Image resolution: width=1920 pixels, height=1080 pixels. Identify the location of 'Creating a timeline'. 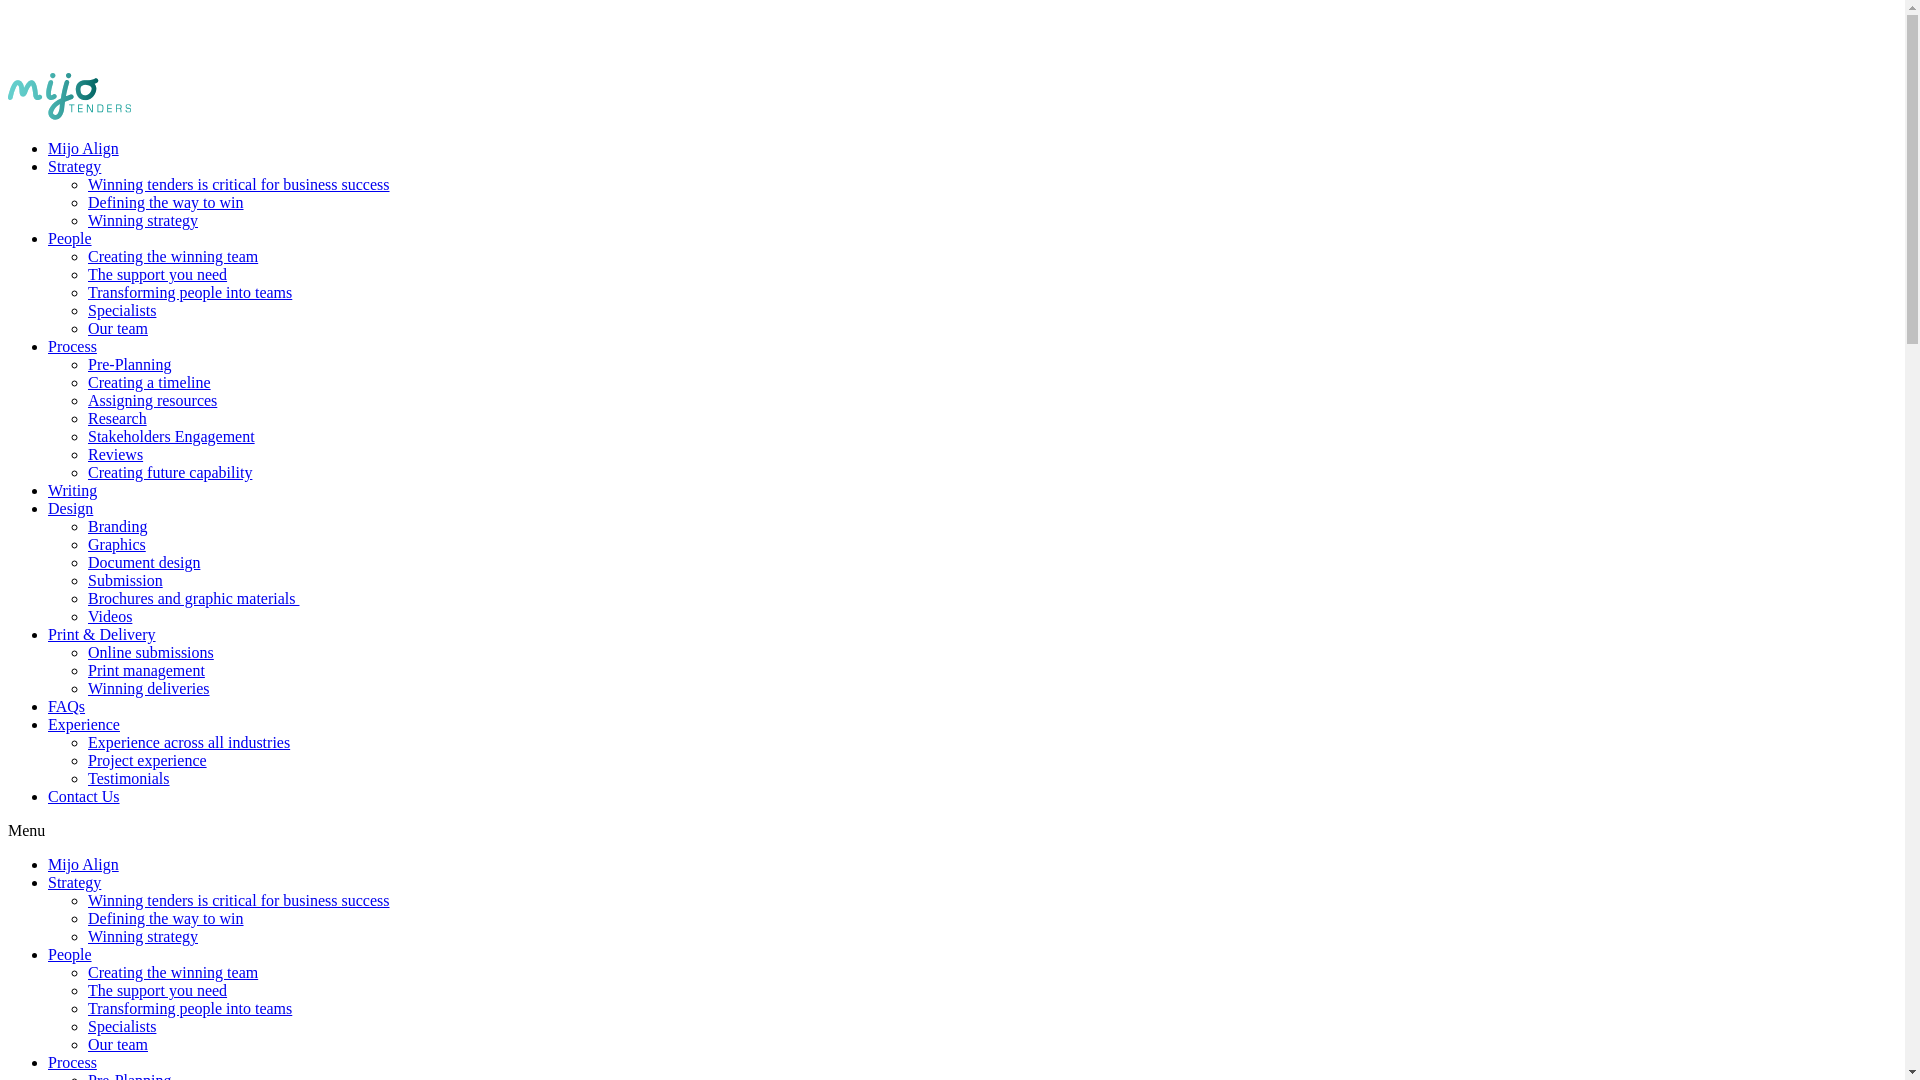
(86, 382).